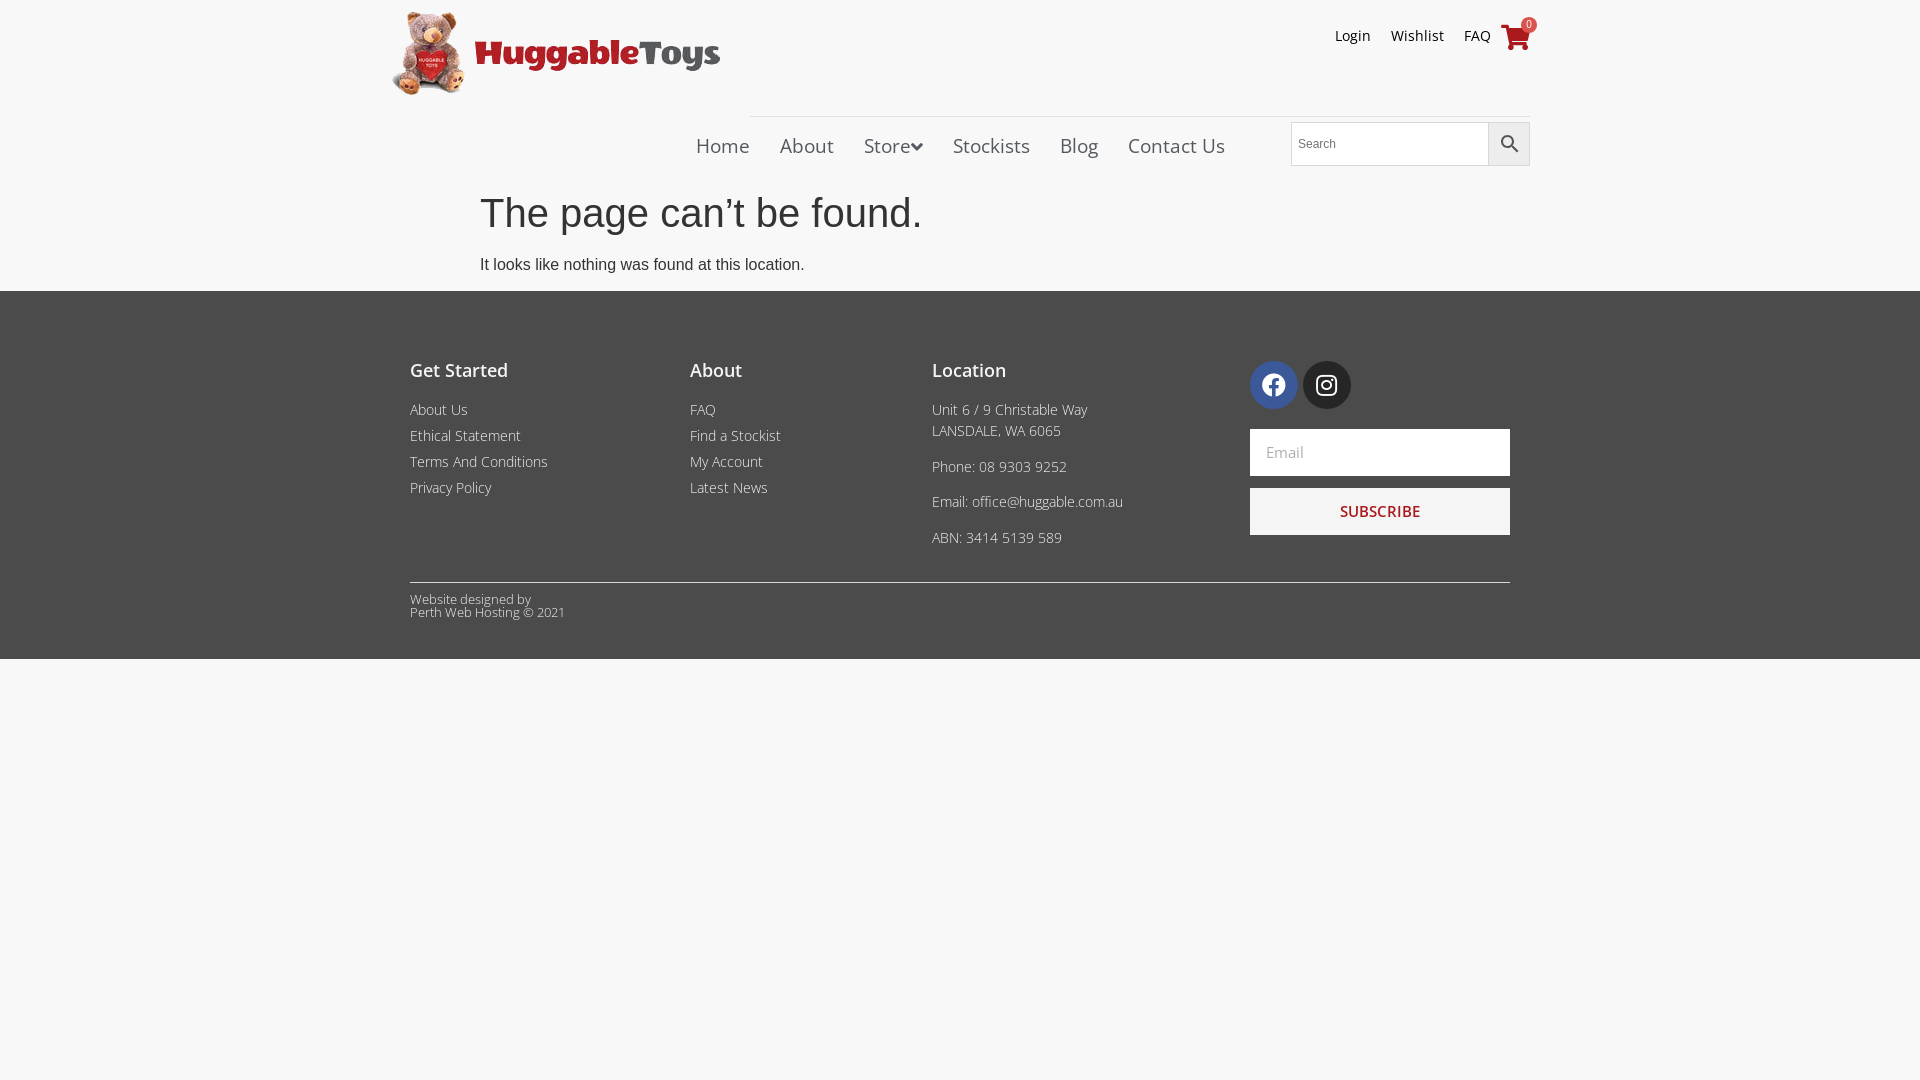 This screenshot has width=1920, height=1080. What do you see at coordinates (720, 145) in the screenshot?
I see `'Home'` at bounding box center [720, 145].